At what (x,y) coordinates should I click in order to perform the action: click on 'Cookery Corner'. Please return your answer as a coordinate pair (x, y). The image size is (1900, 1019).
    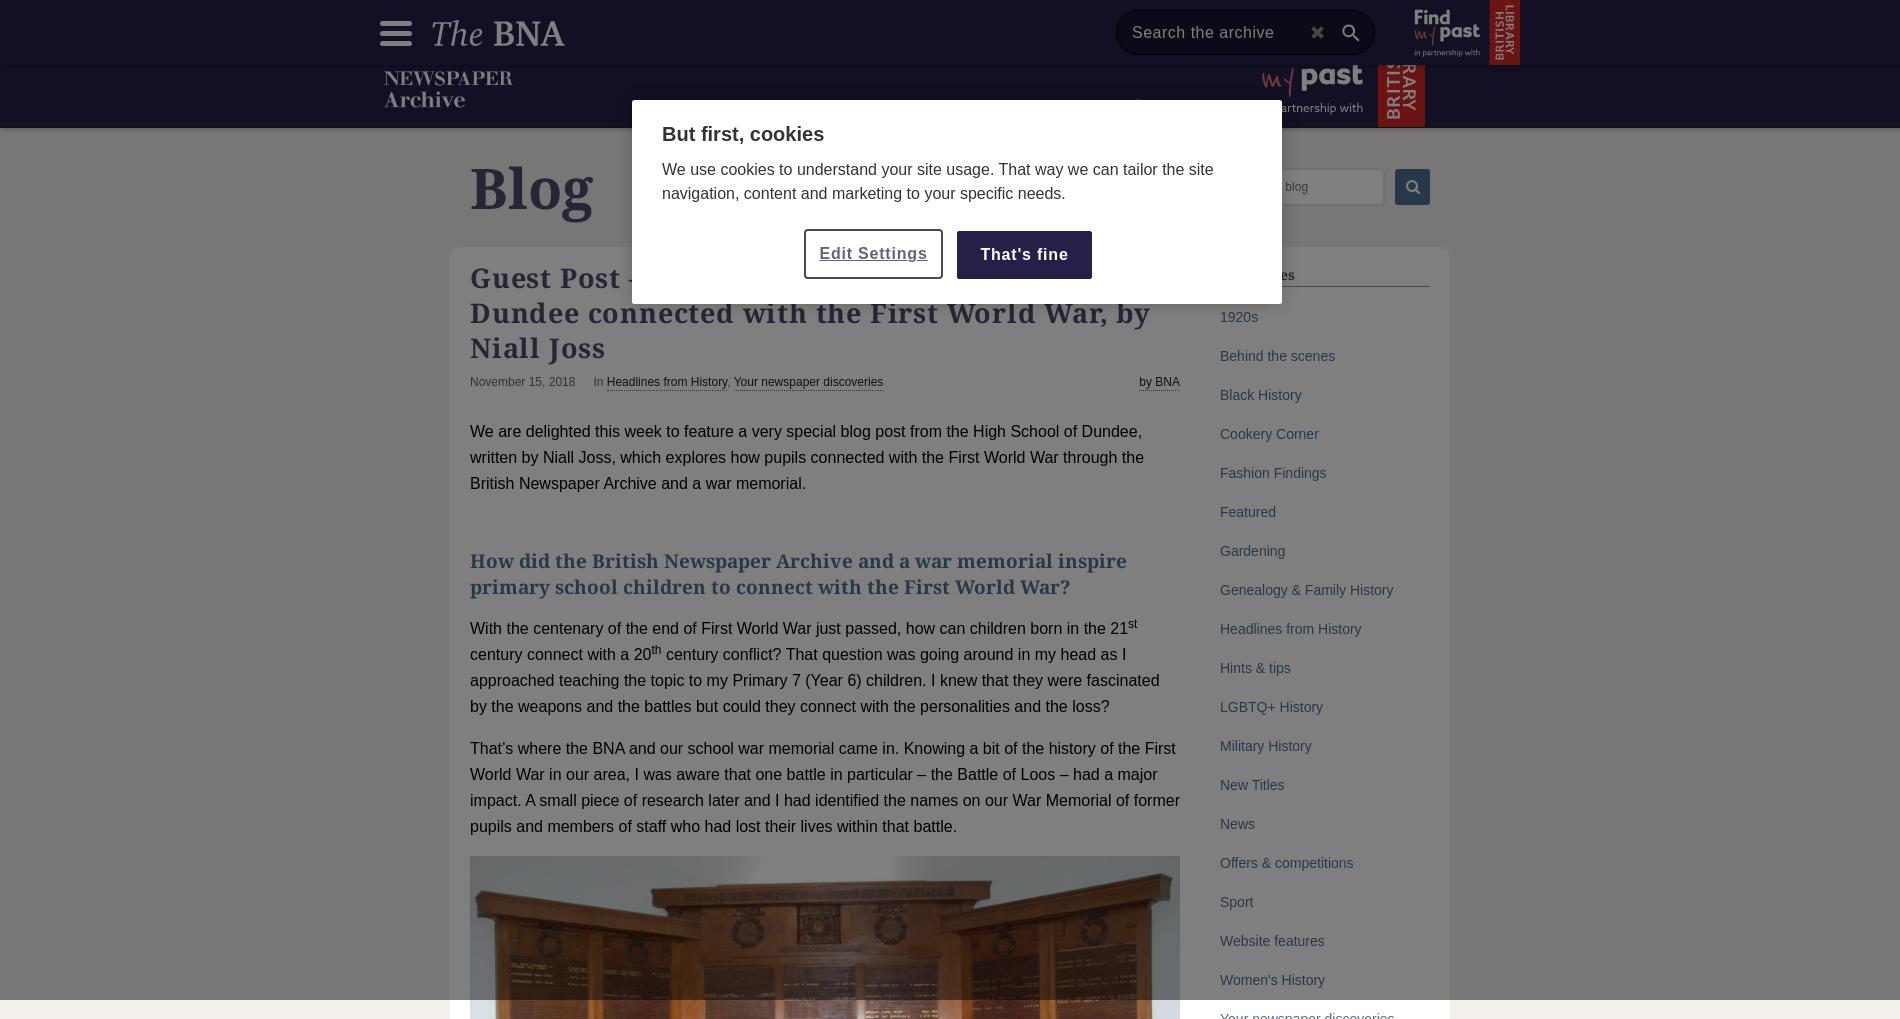
    Looking at the image, I should click on (1268, 433).